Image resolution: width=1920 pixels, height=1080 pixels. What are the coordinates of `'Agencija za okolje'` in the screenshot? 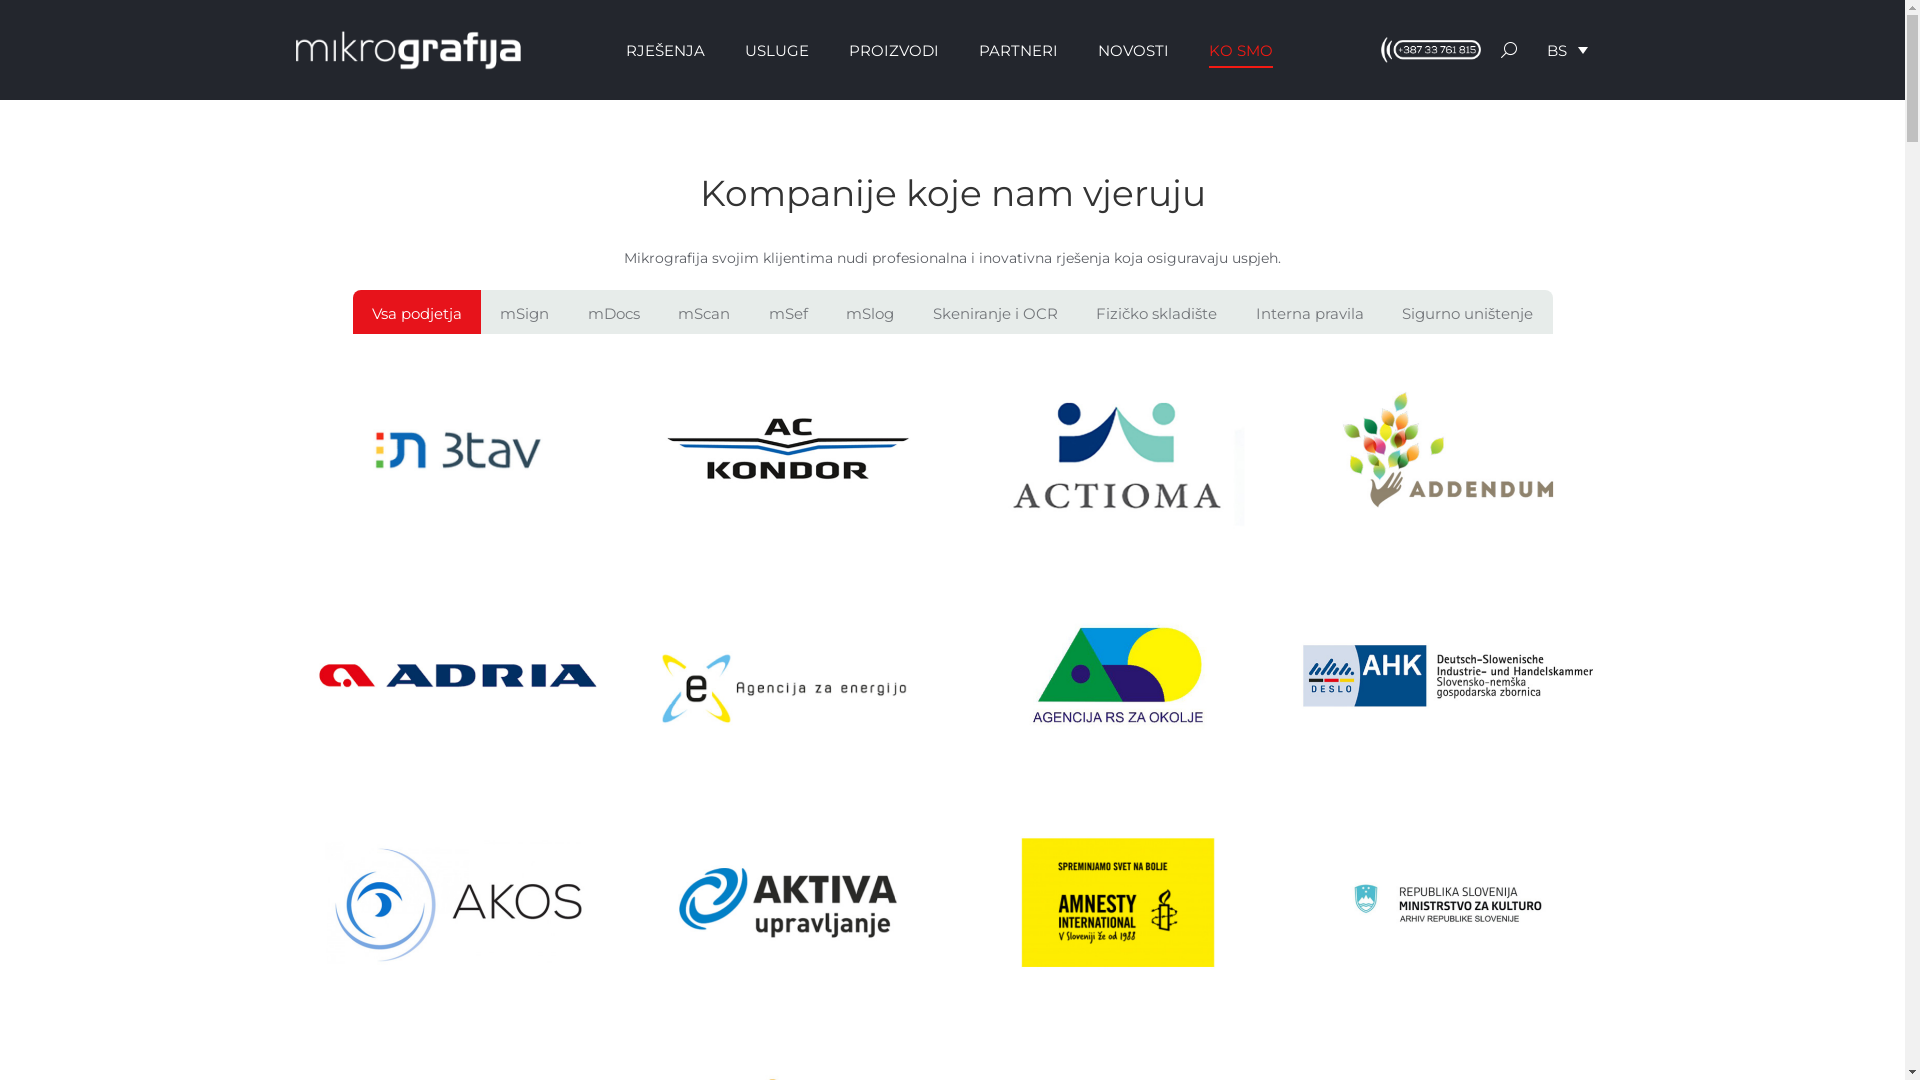 It's located at (1116, 675).